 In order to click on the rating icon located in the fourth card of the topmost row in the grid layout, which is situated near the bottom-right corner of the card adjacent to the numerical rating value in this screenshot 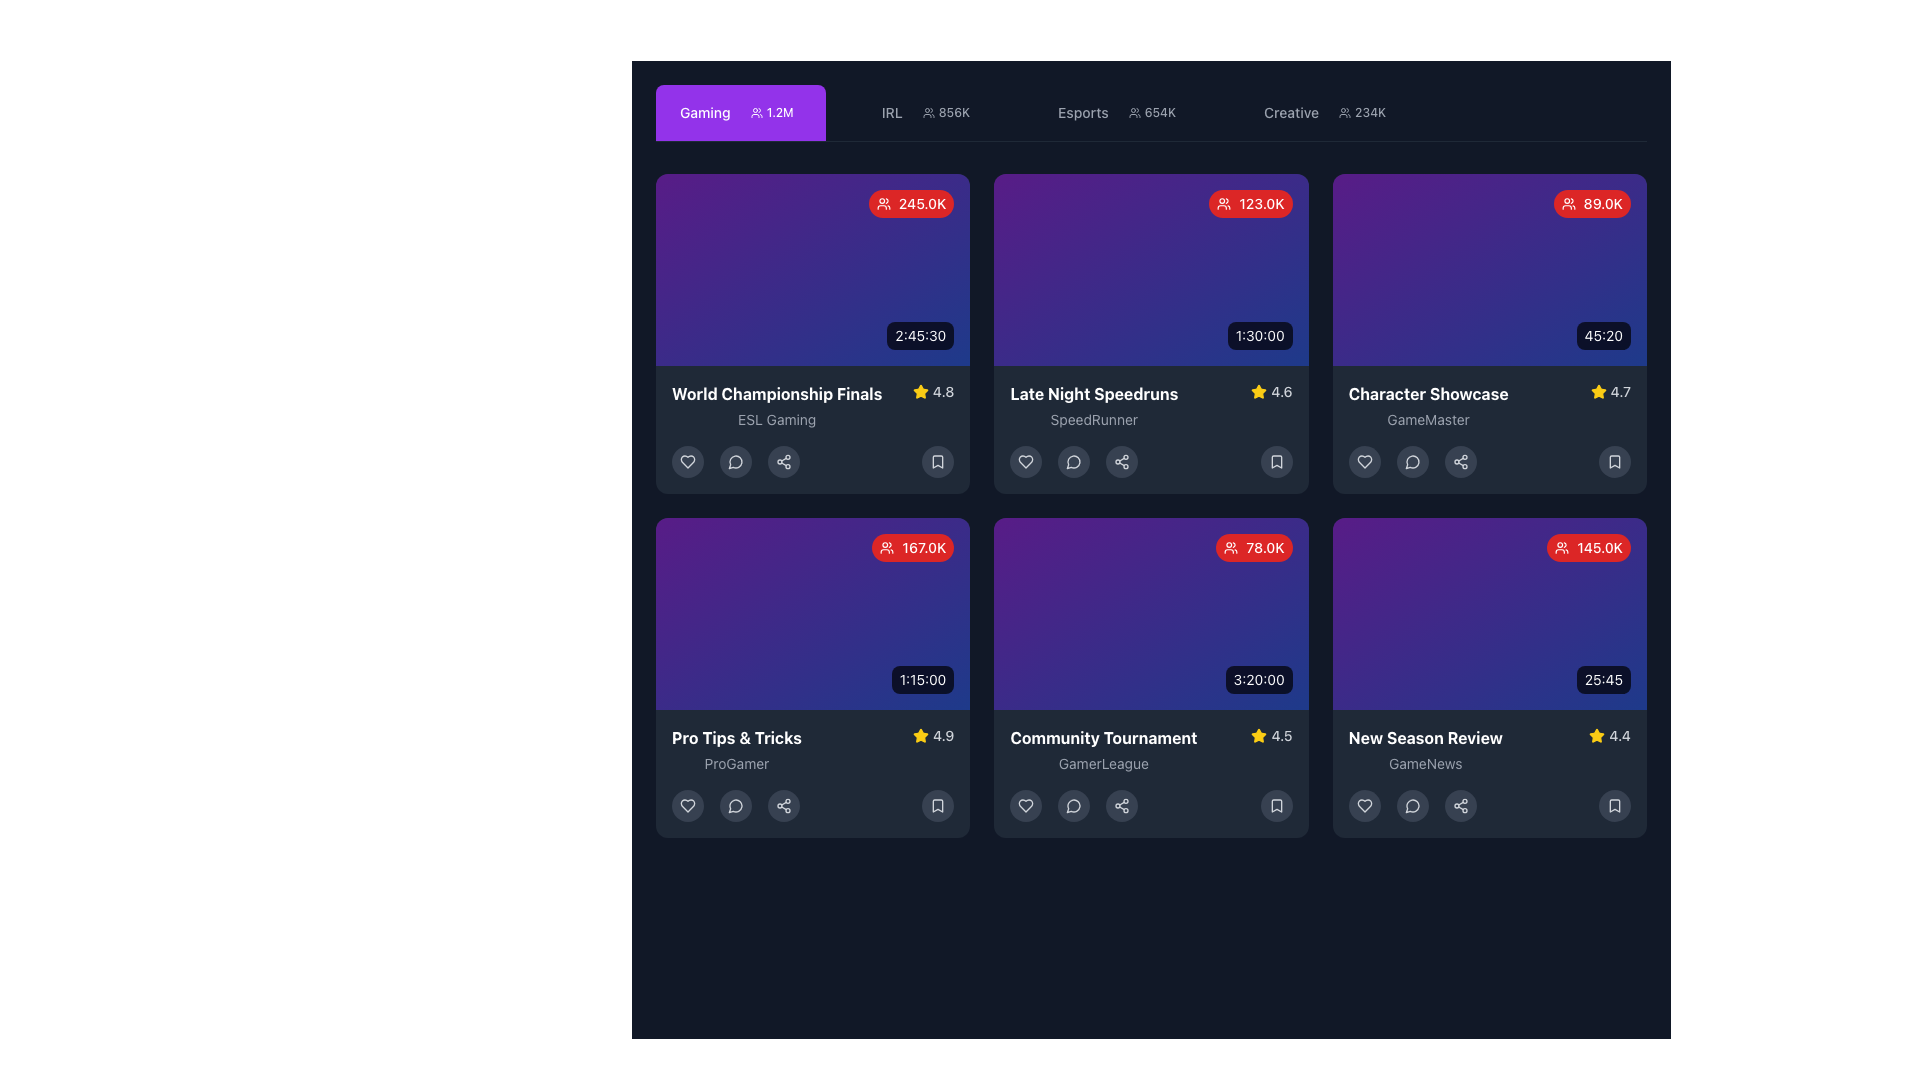, I will do `click(919, 391)`.